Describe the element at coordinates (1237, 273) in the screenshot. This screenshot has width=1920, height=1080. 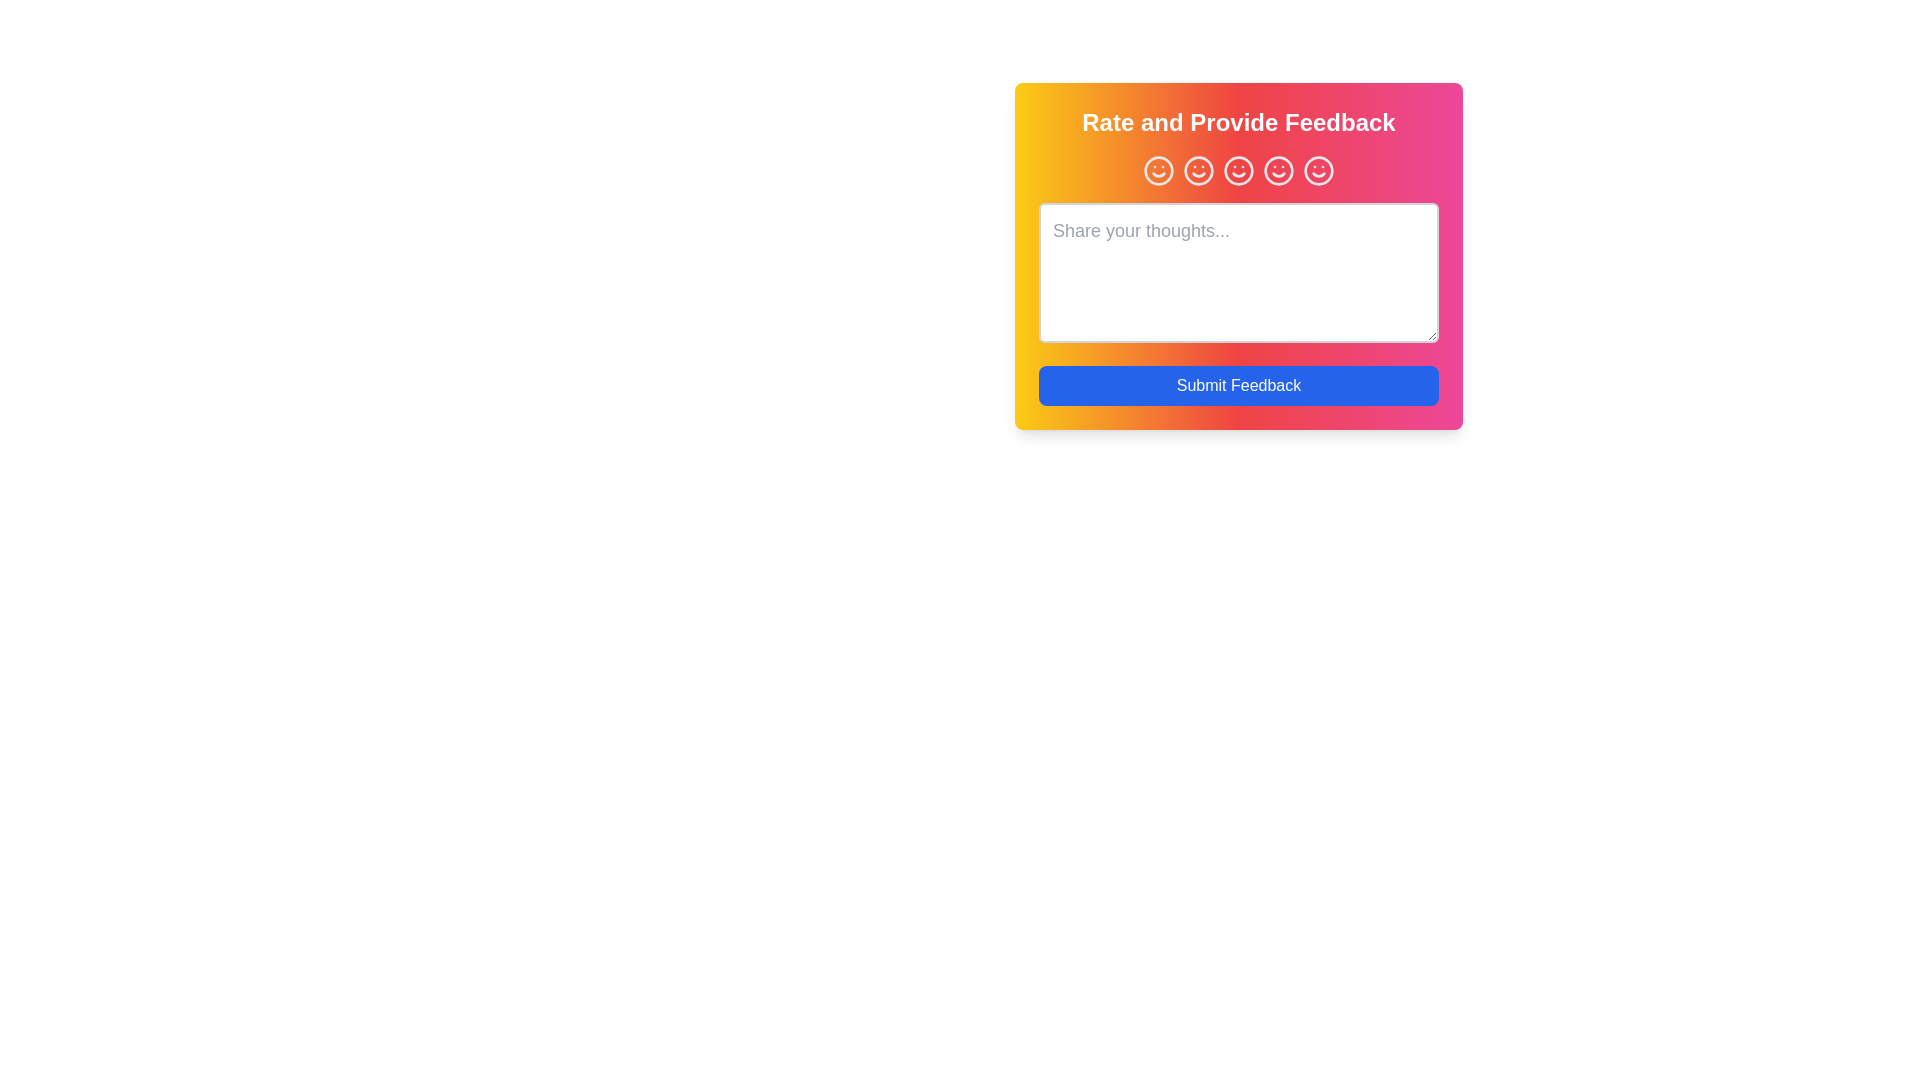
I see `the text area and type the comment 'Great service!'` at that location.